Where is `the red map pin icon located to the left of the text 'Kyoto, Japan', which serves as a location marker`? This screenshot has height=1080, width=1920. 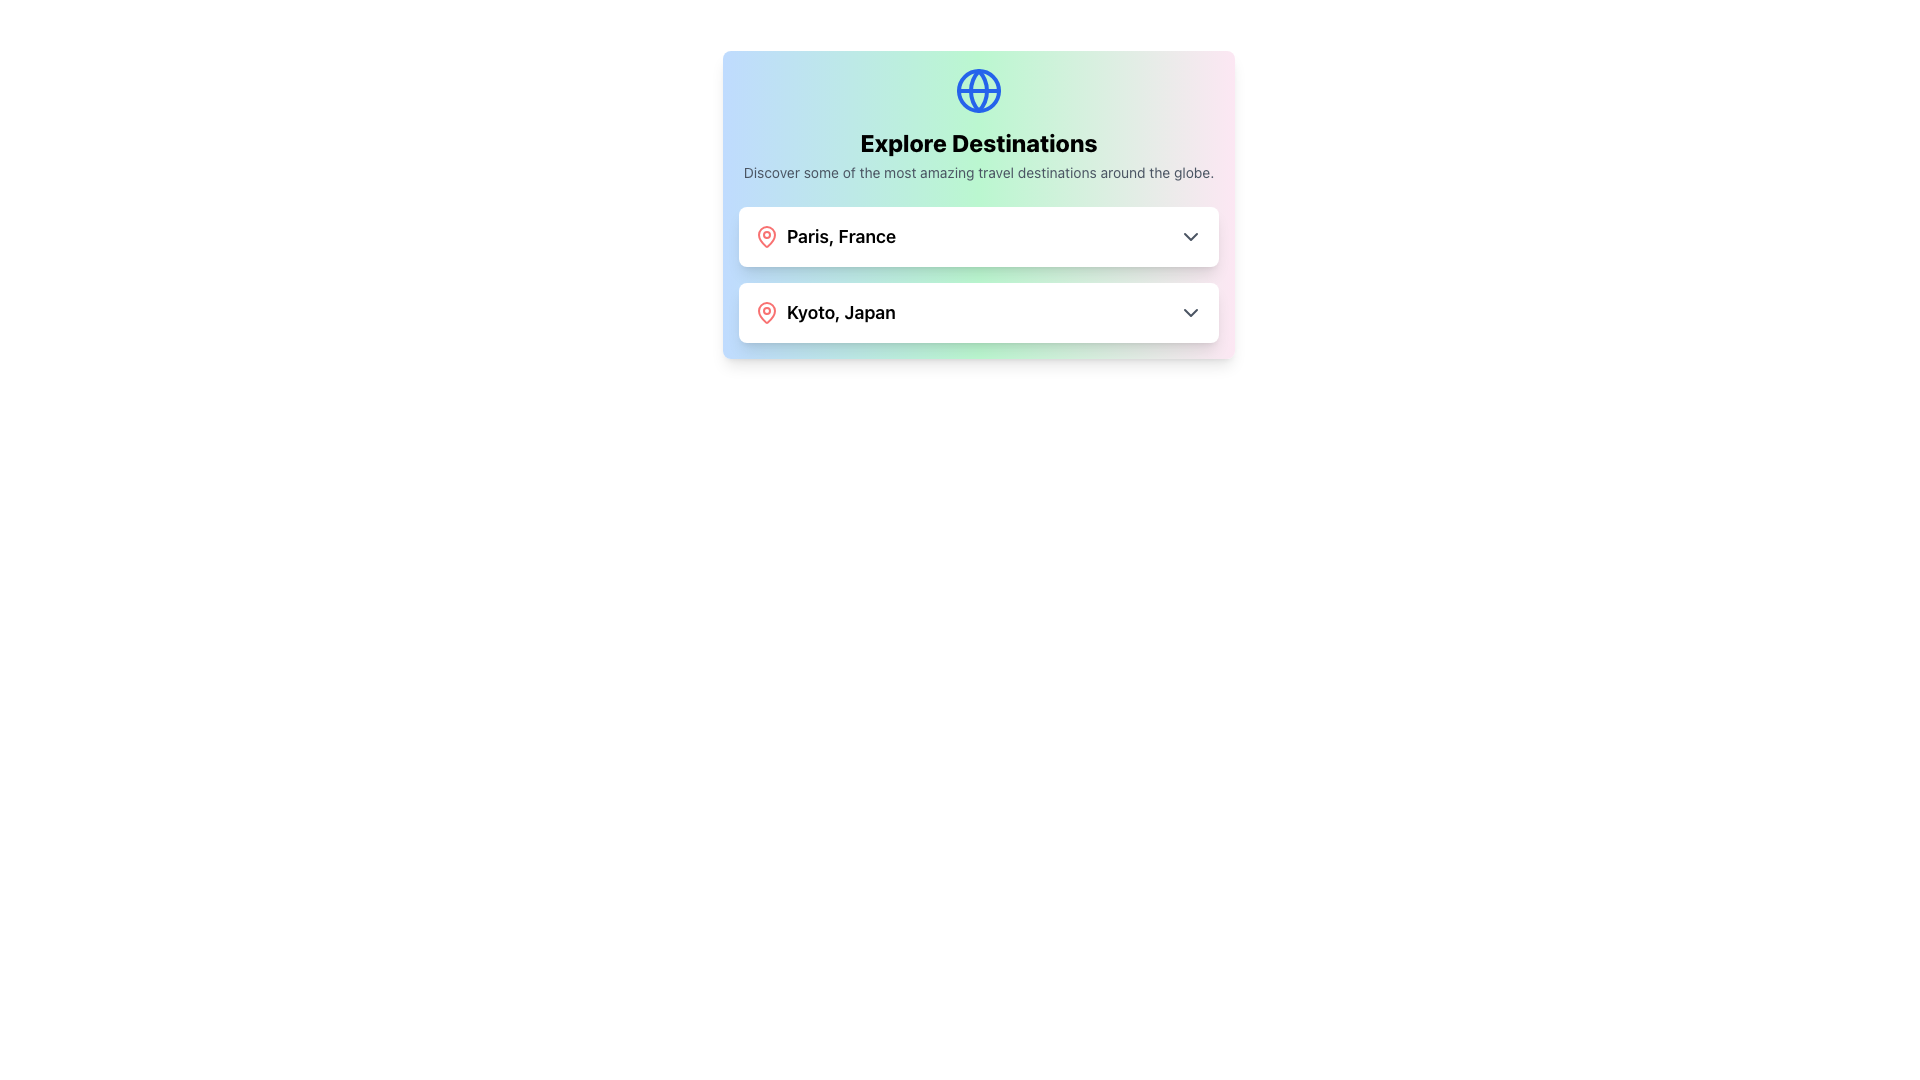
the red map pin icon located to the left of the text 'Kyoto, Japan', which serves as a location marker is located at coordinates (766, 312).